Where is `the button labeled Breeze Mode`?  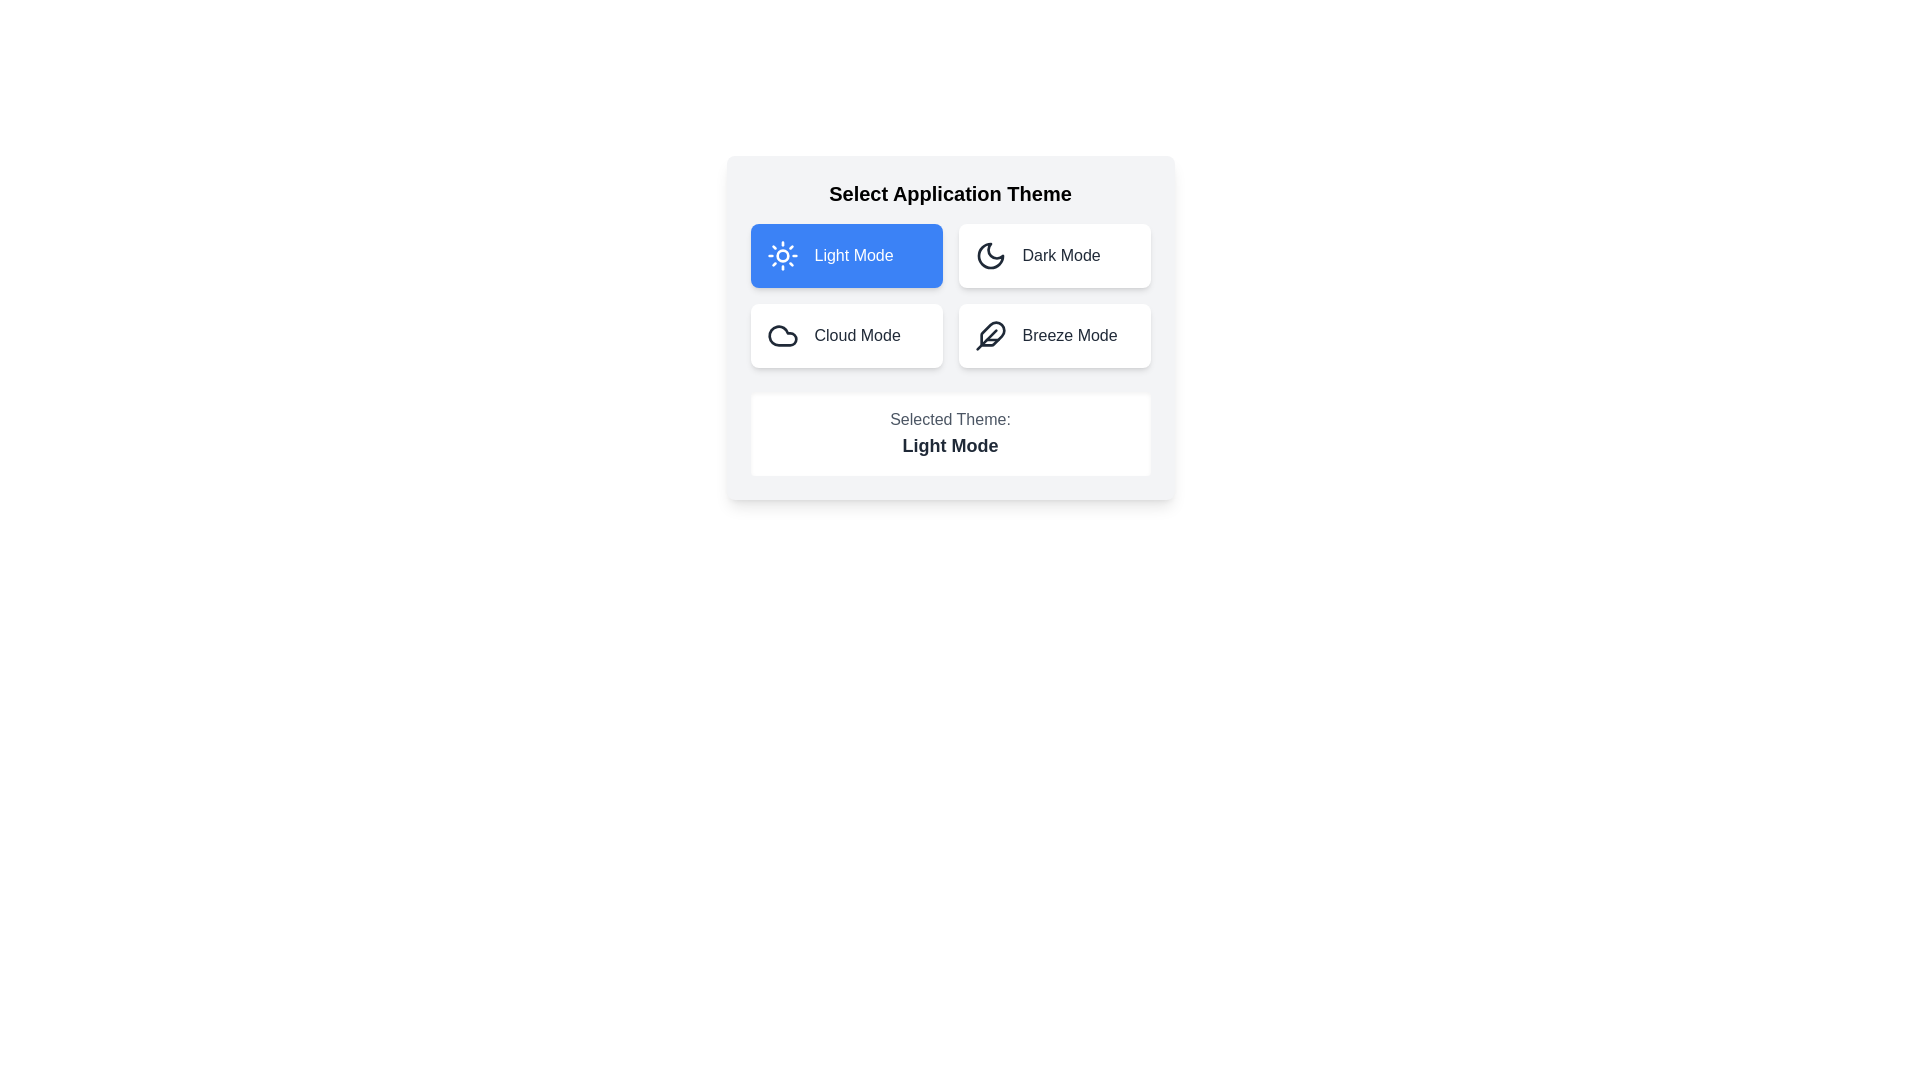 the button labeled Breeze Mode is located at coordinates (1053, 334).